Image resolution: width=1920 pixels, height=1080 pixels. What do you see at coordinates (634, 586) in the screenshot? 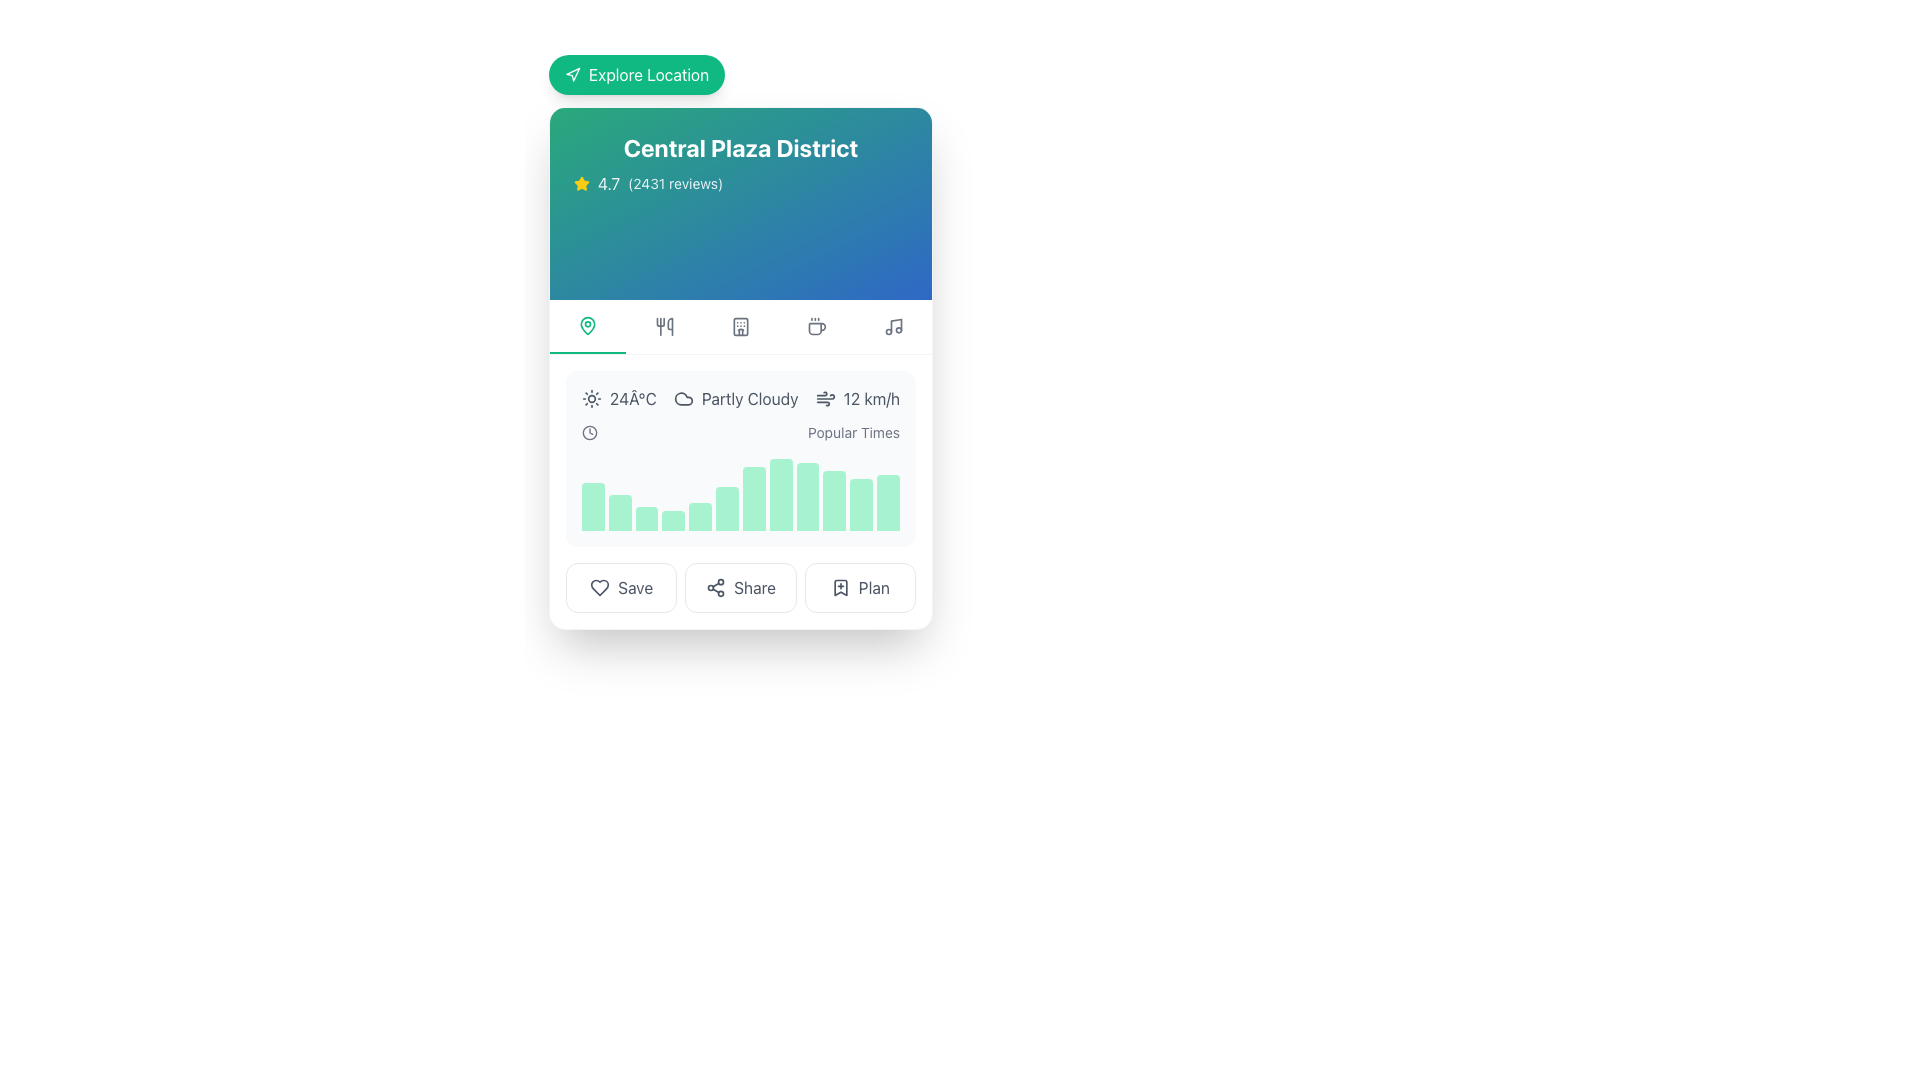
I see `the 'Save' text label, which is dark gray and located beside a heart icon and a 'Share' button, to initiate the save action` at bounding box center [634, 586].